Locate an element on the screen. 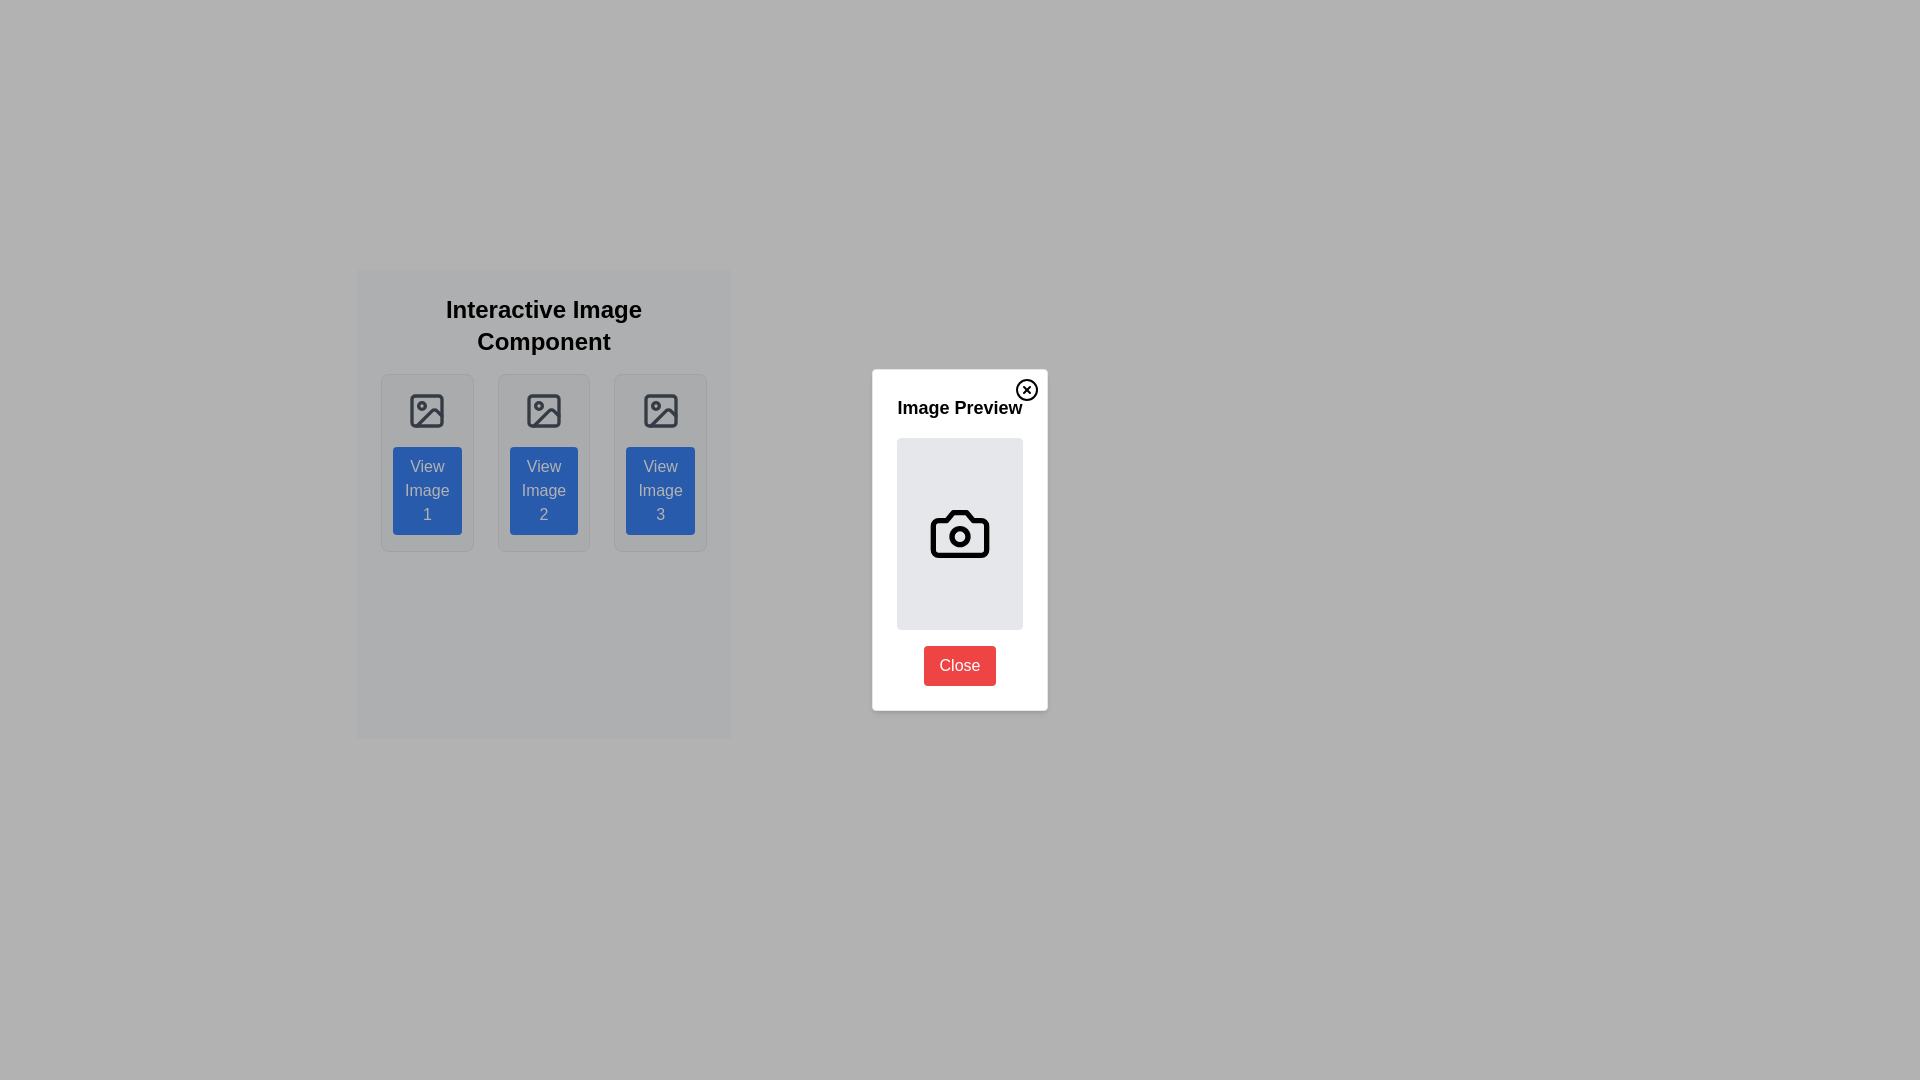  the circular graphical element that represents the core of the camera lens in the icon design is located at coordinates (960, 535).